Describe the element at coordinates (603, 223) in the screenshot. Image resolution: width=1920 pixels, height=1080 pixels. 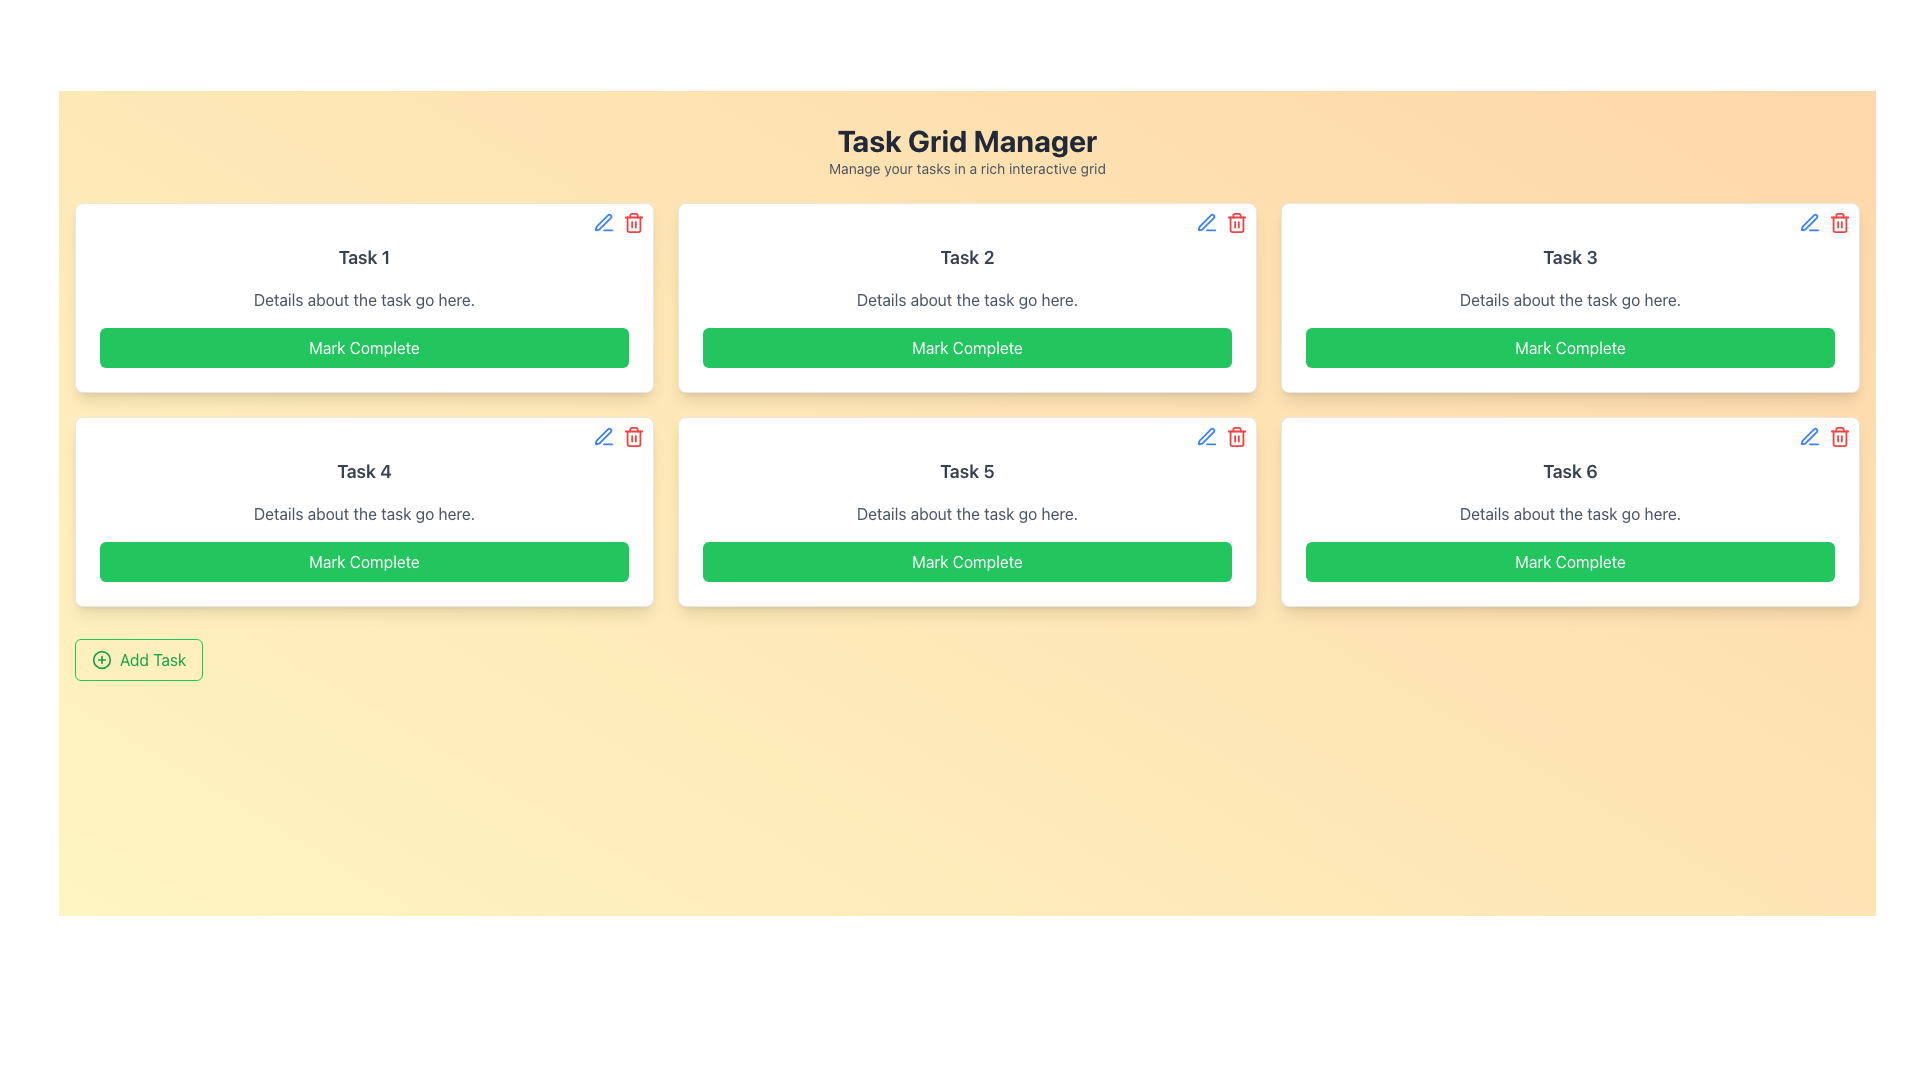
I see `the edit button located at the top-right corner of the task card labeled 'Task 1'` at that location.